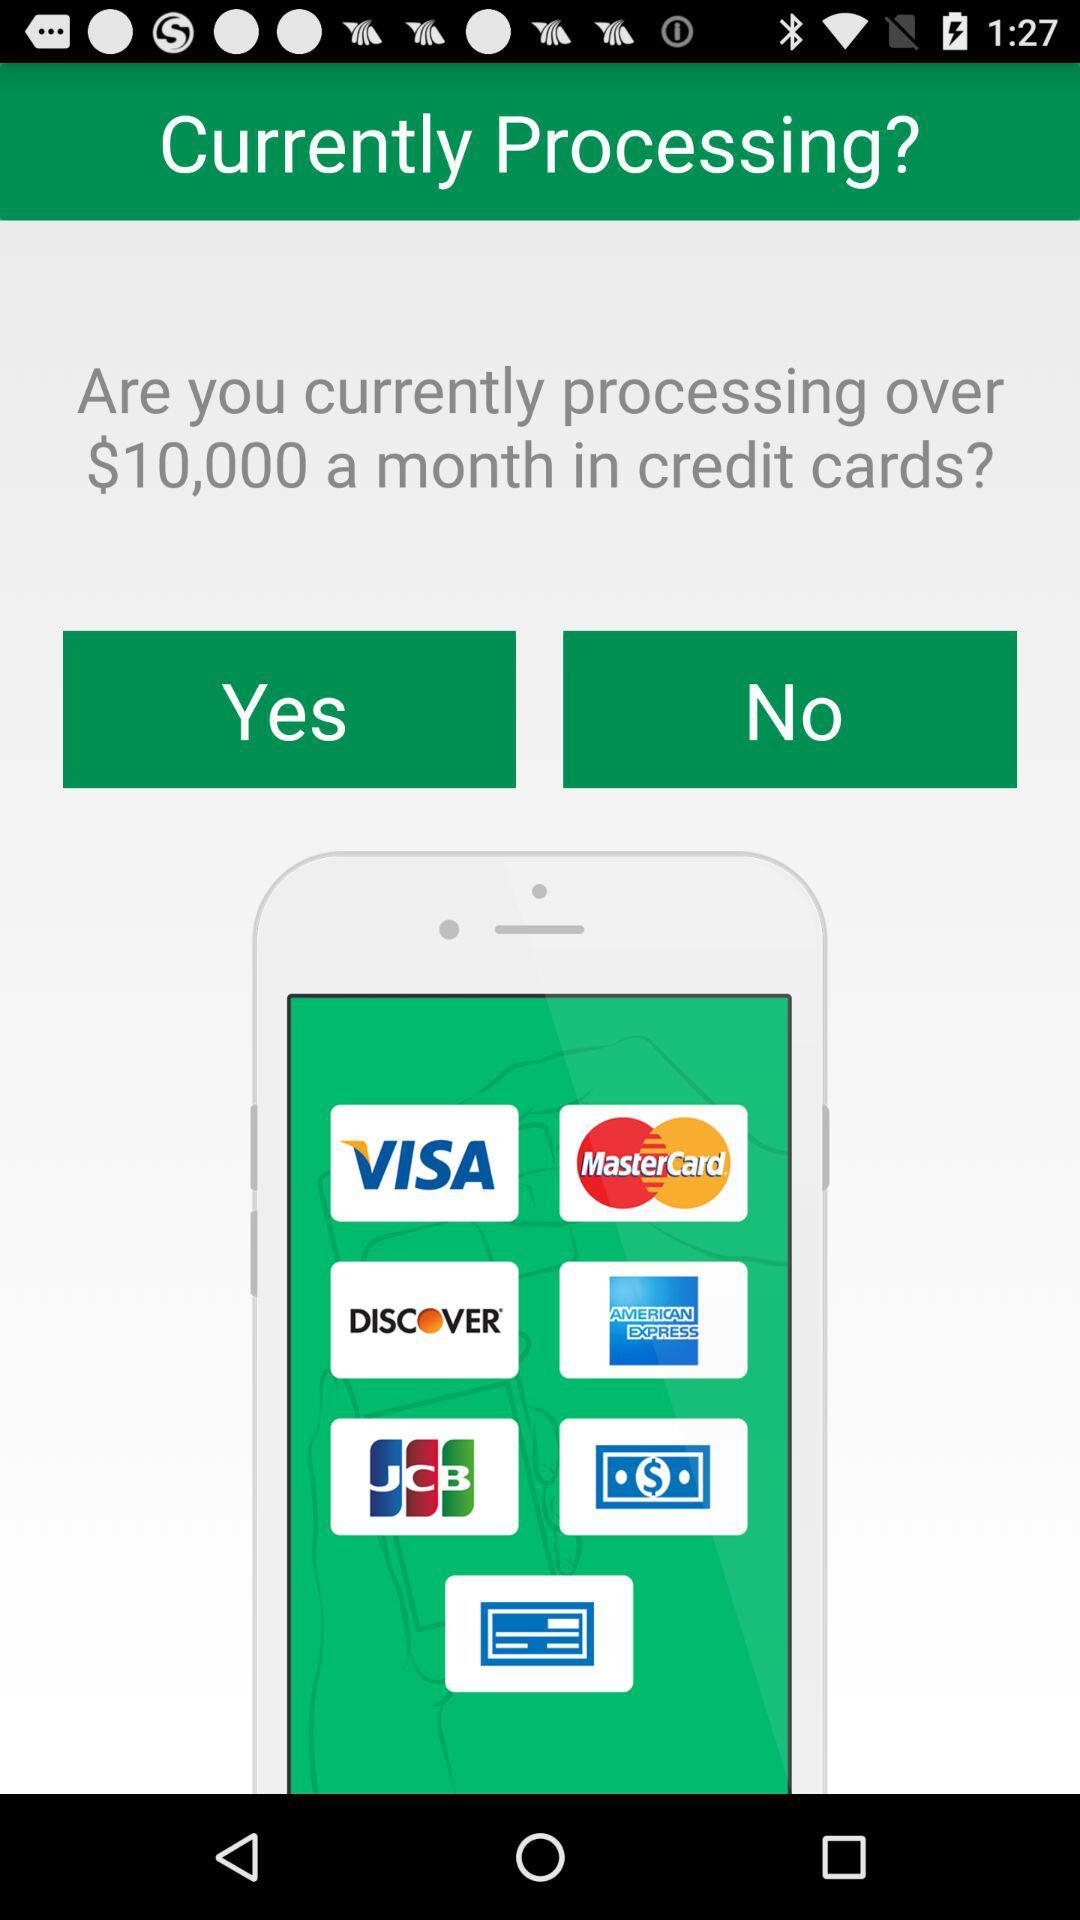 Image resolution: width=1080 pixels, height=1920 pixels. Describe the element at coordinates (289, 709) in the screenshot. I see `the icon to the left of the no icon` at that location.